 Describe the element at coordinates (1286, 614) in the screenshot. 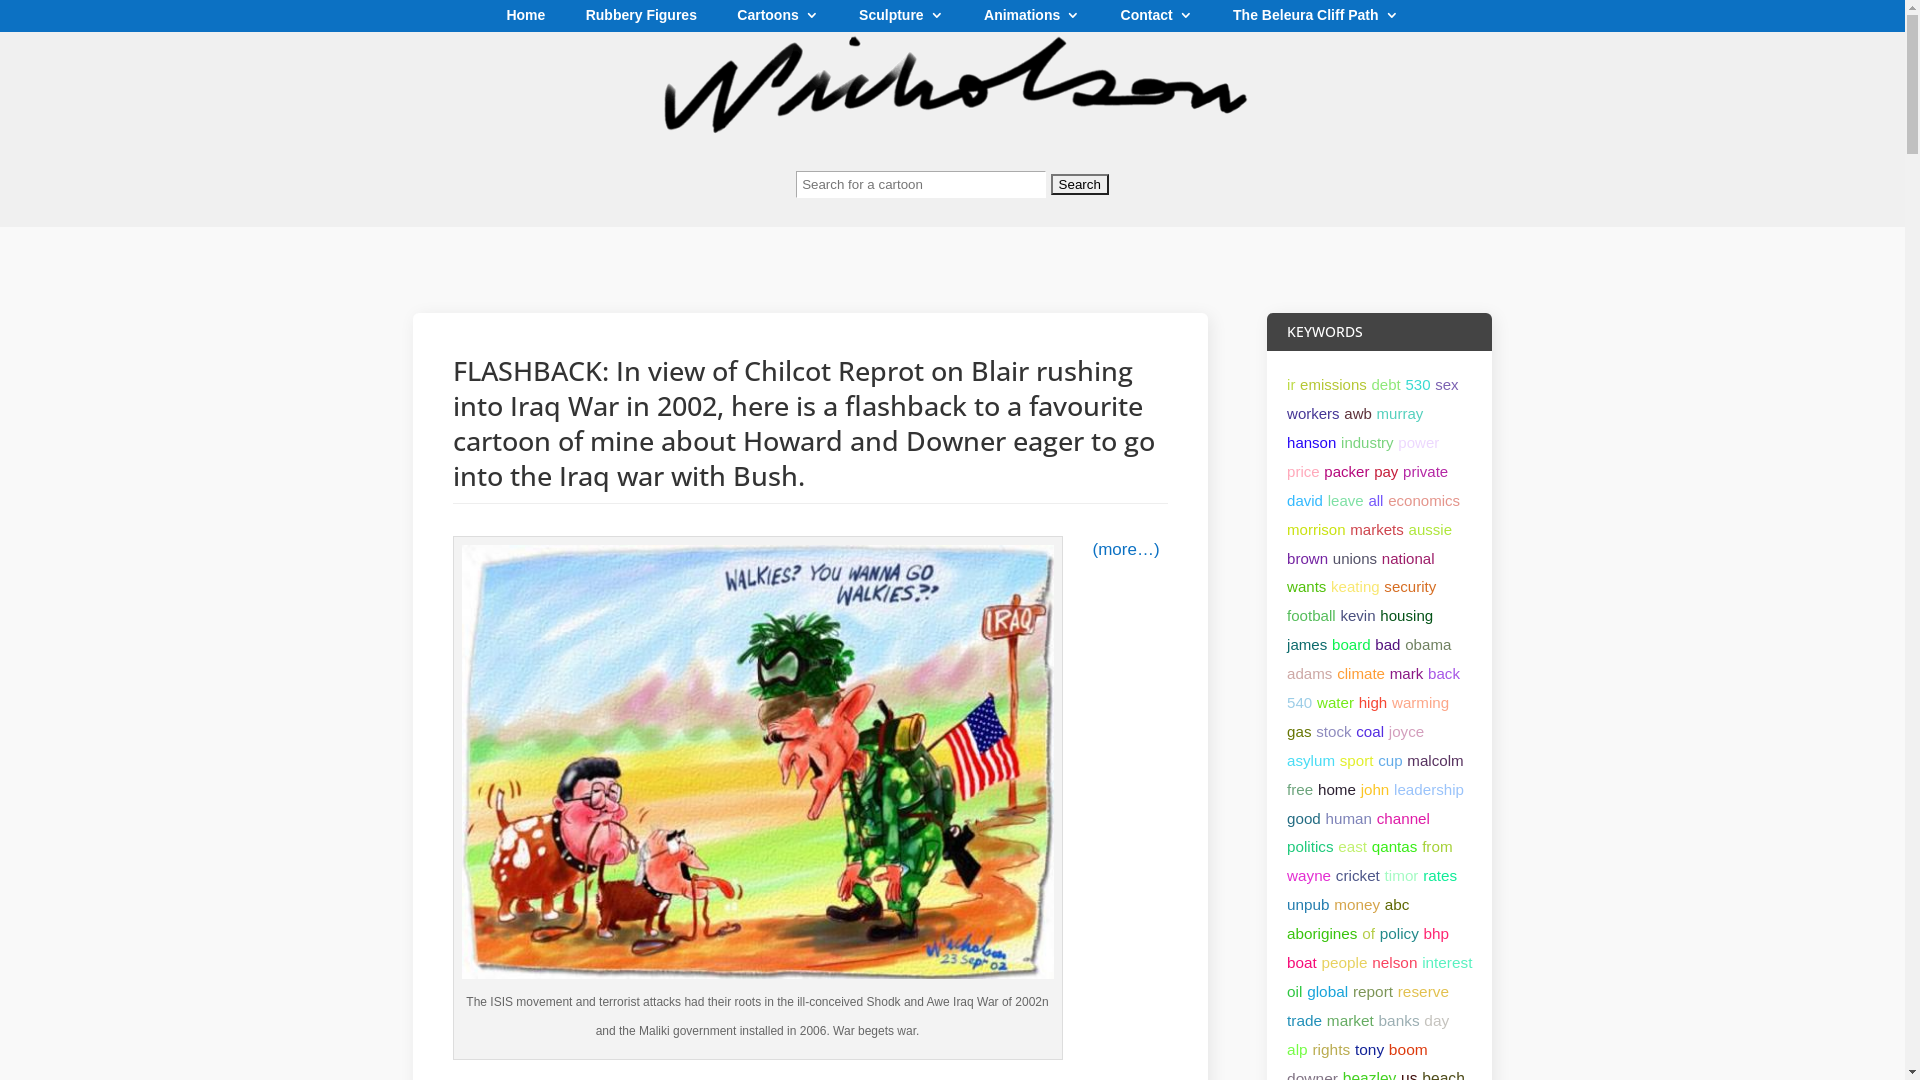

I see `'football'` at that location.